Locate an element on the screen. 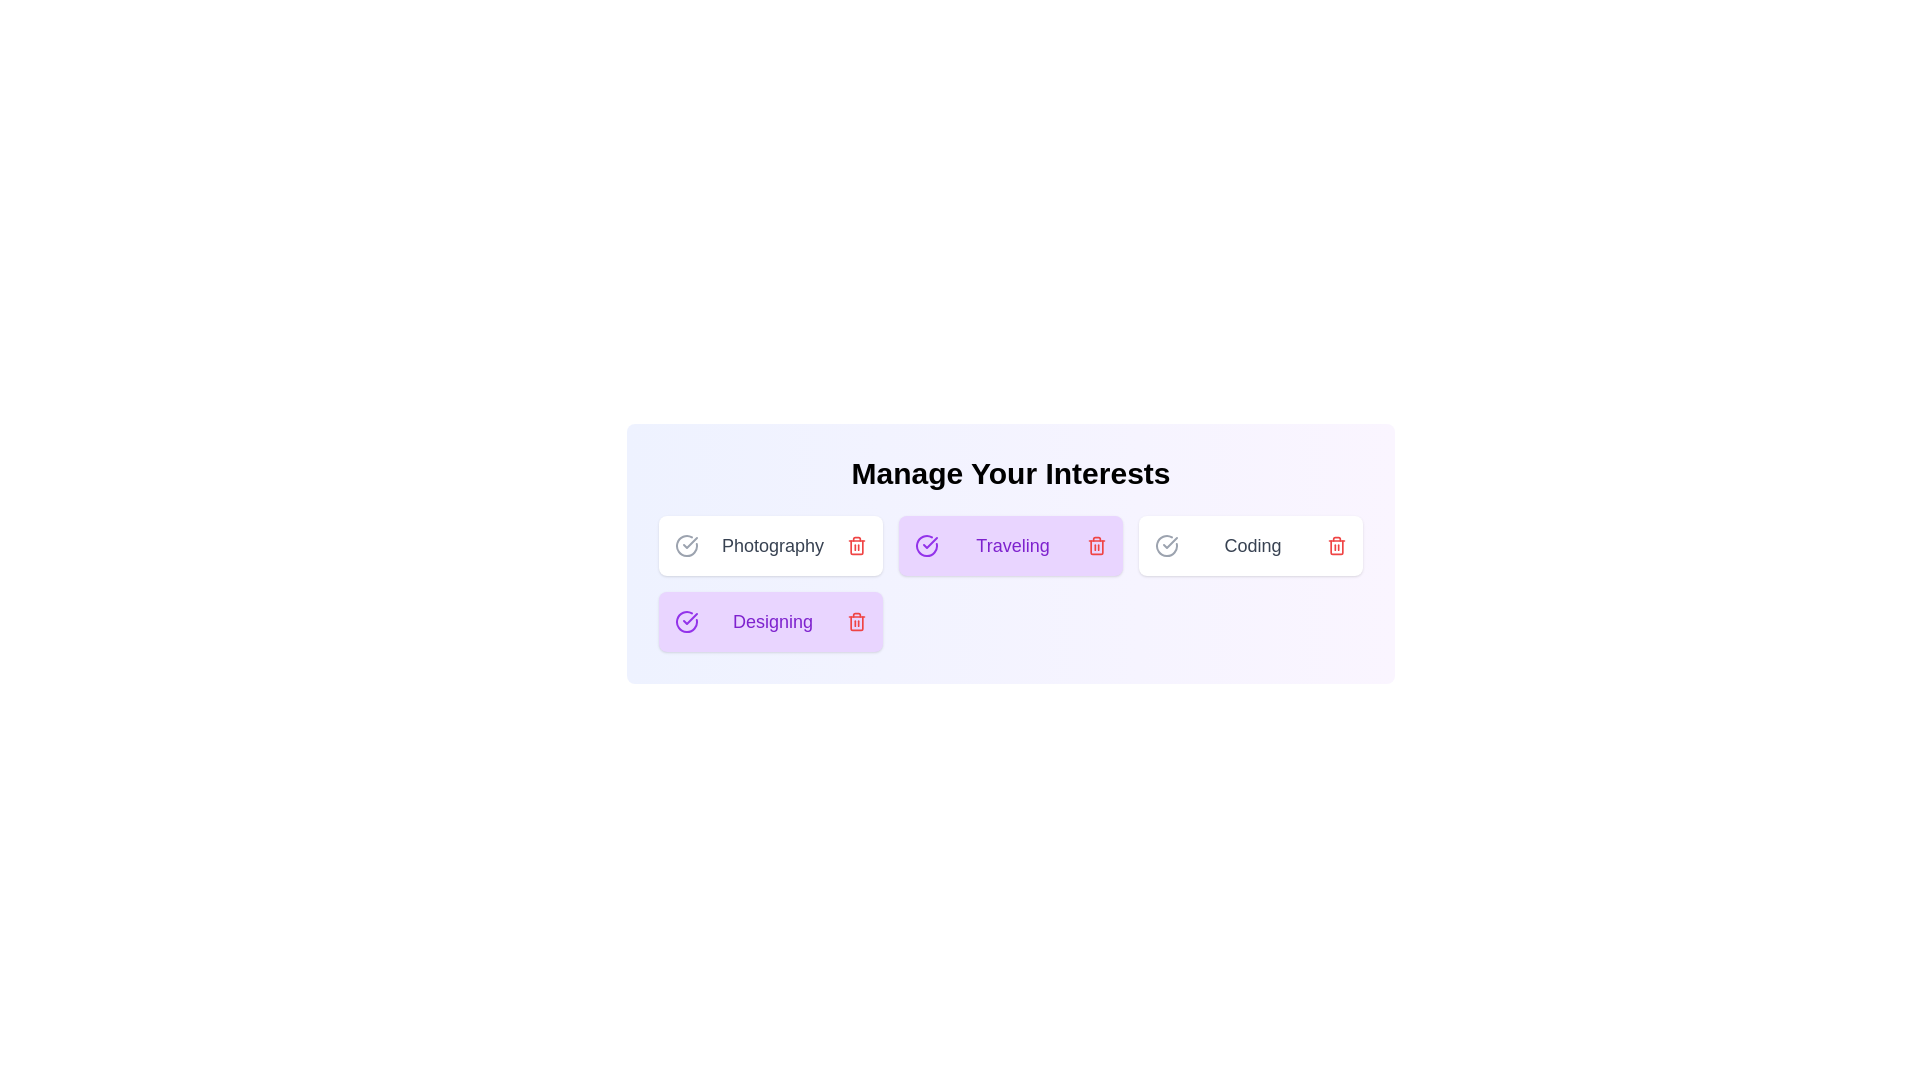 This screenshot has height=1080, width=1920. the chip labeled Traveling is located at coordinates (1011, 546).